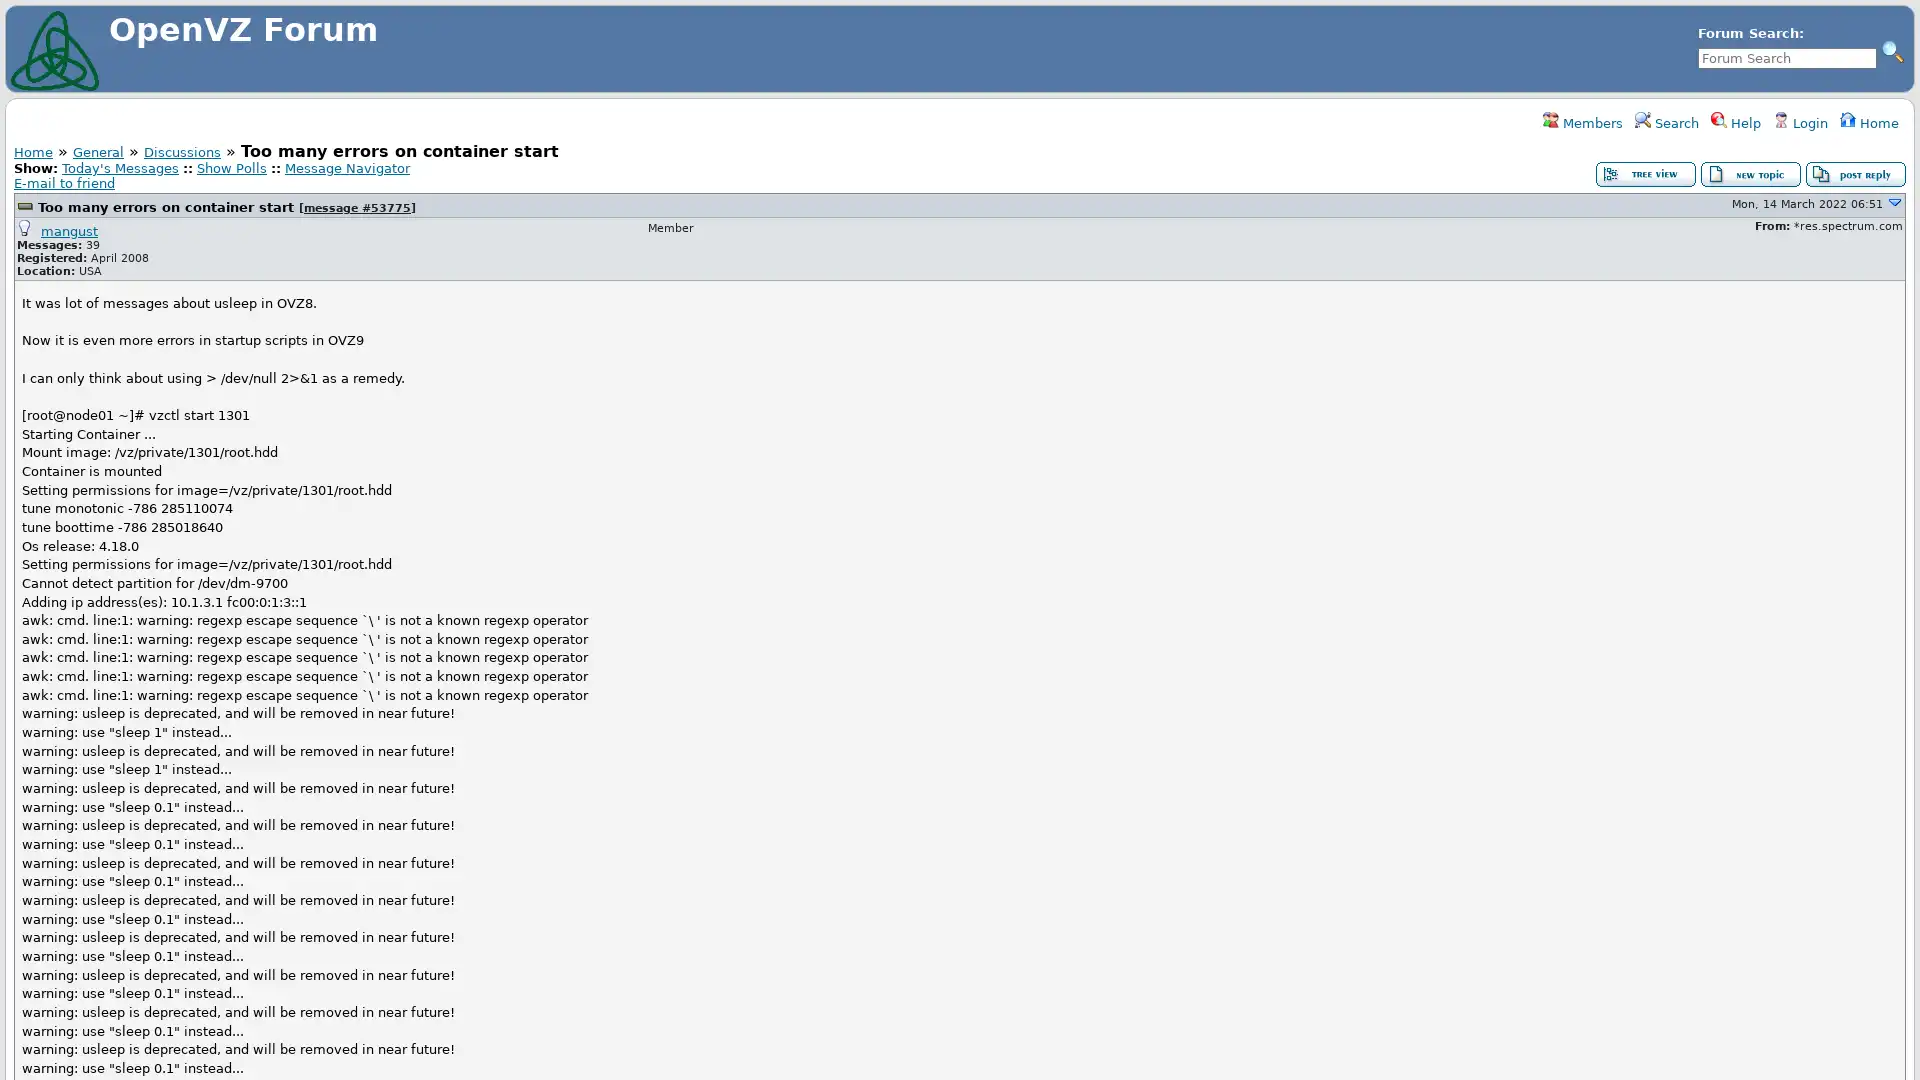  I want to click on Search, so click(1891, 50).